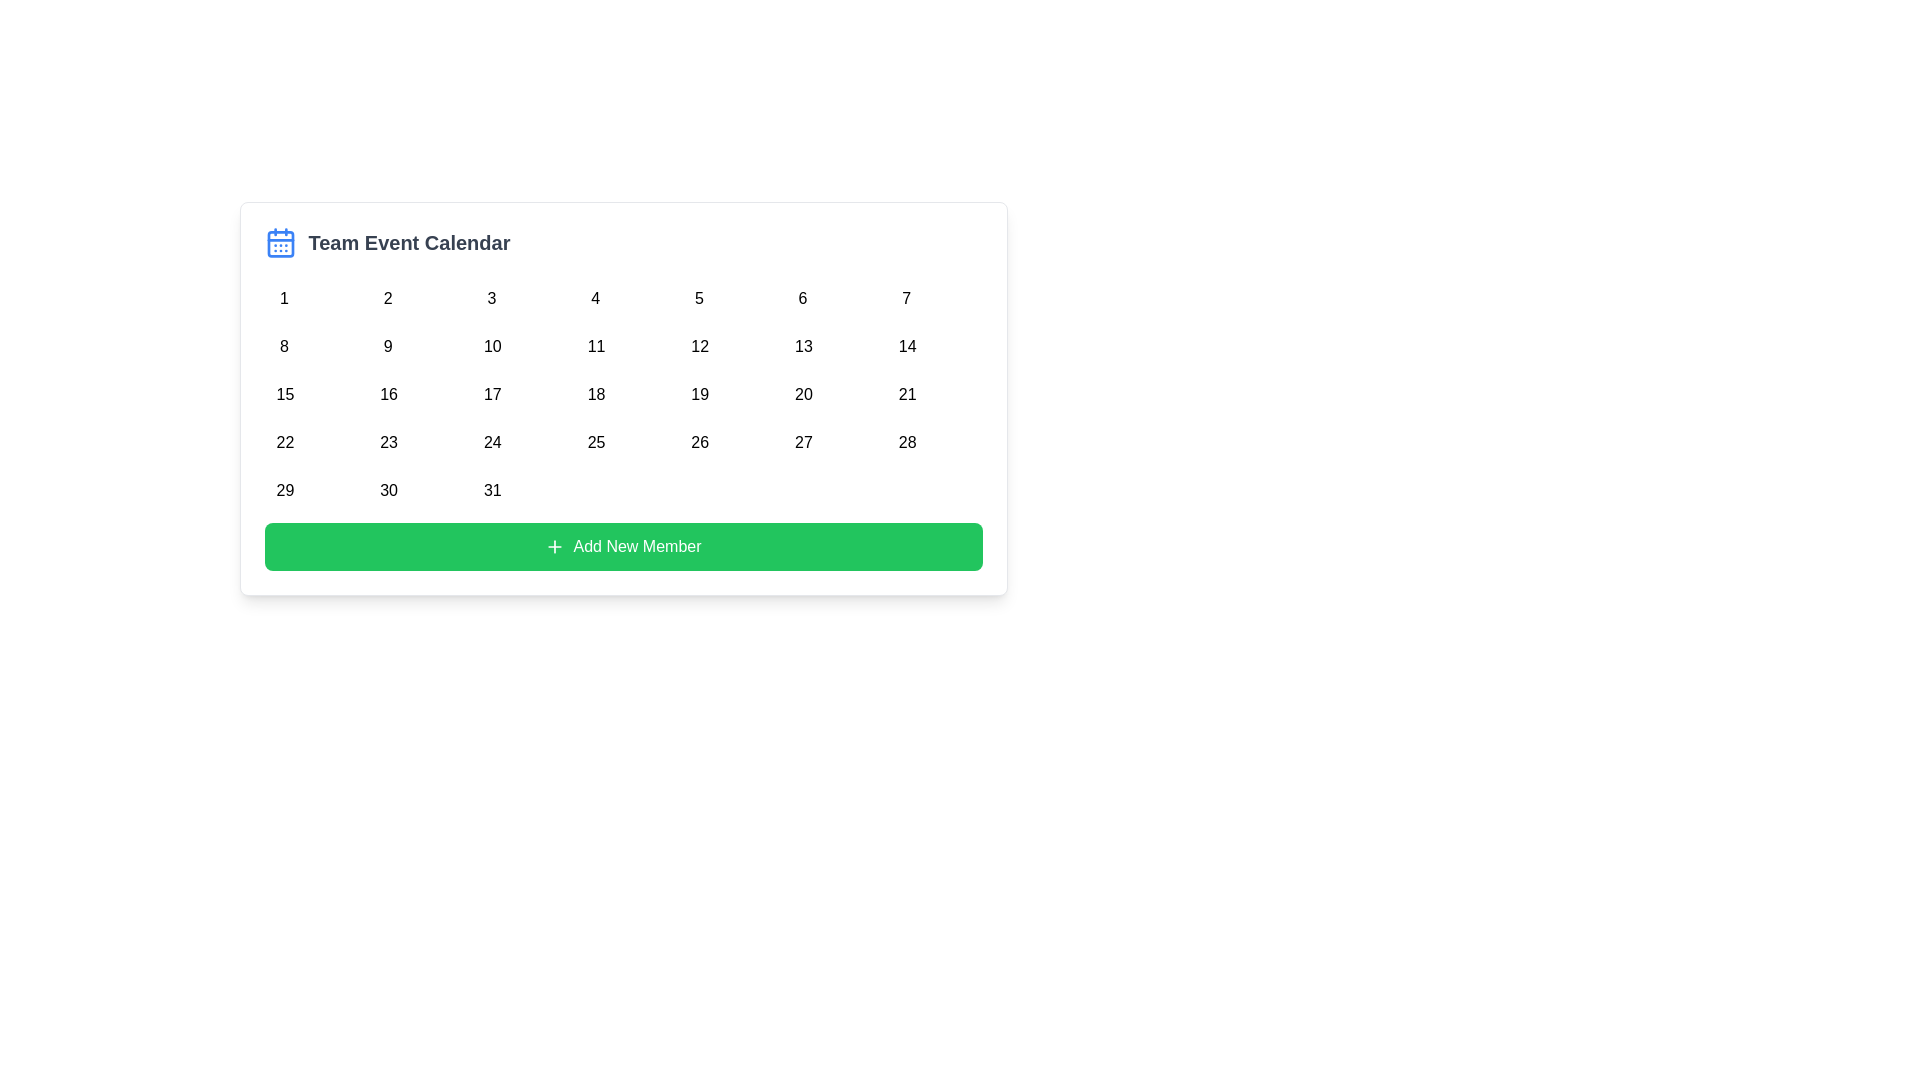  Describe the element at coordinates (594, 294) in the screenshot. I see `the selectable day '4' button in the Team Event Calendar` at that location.